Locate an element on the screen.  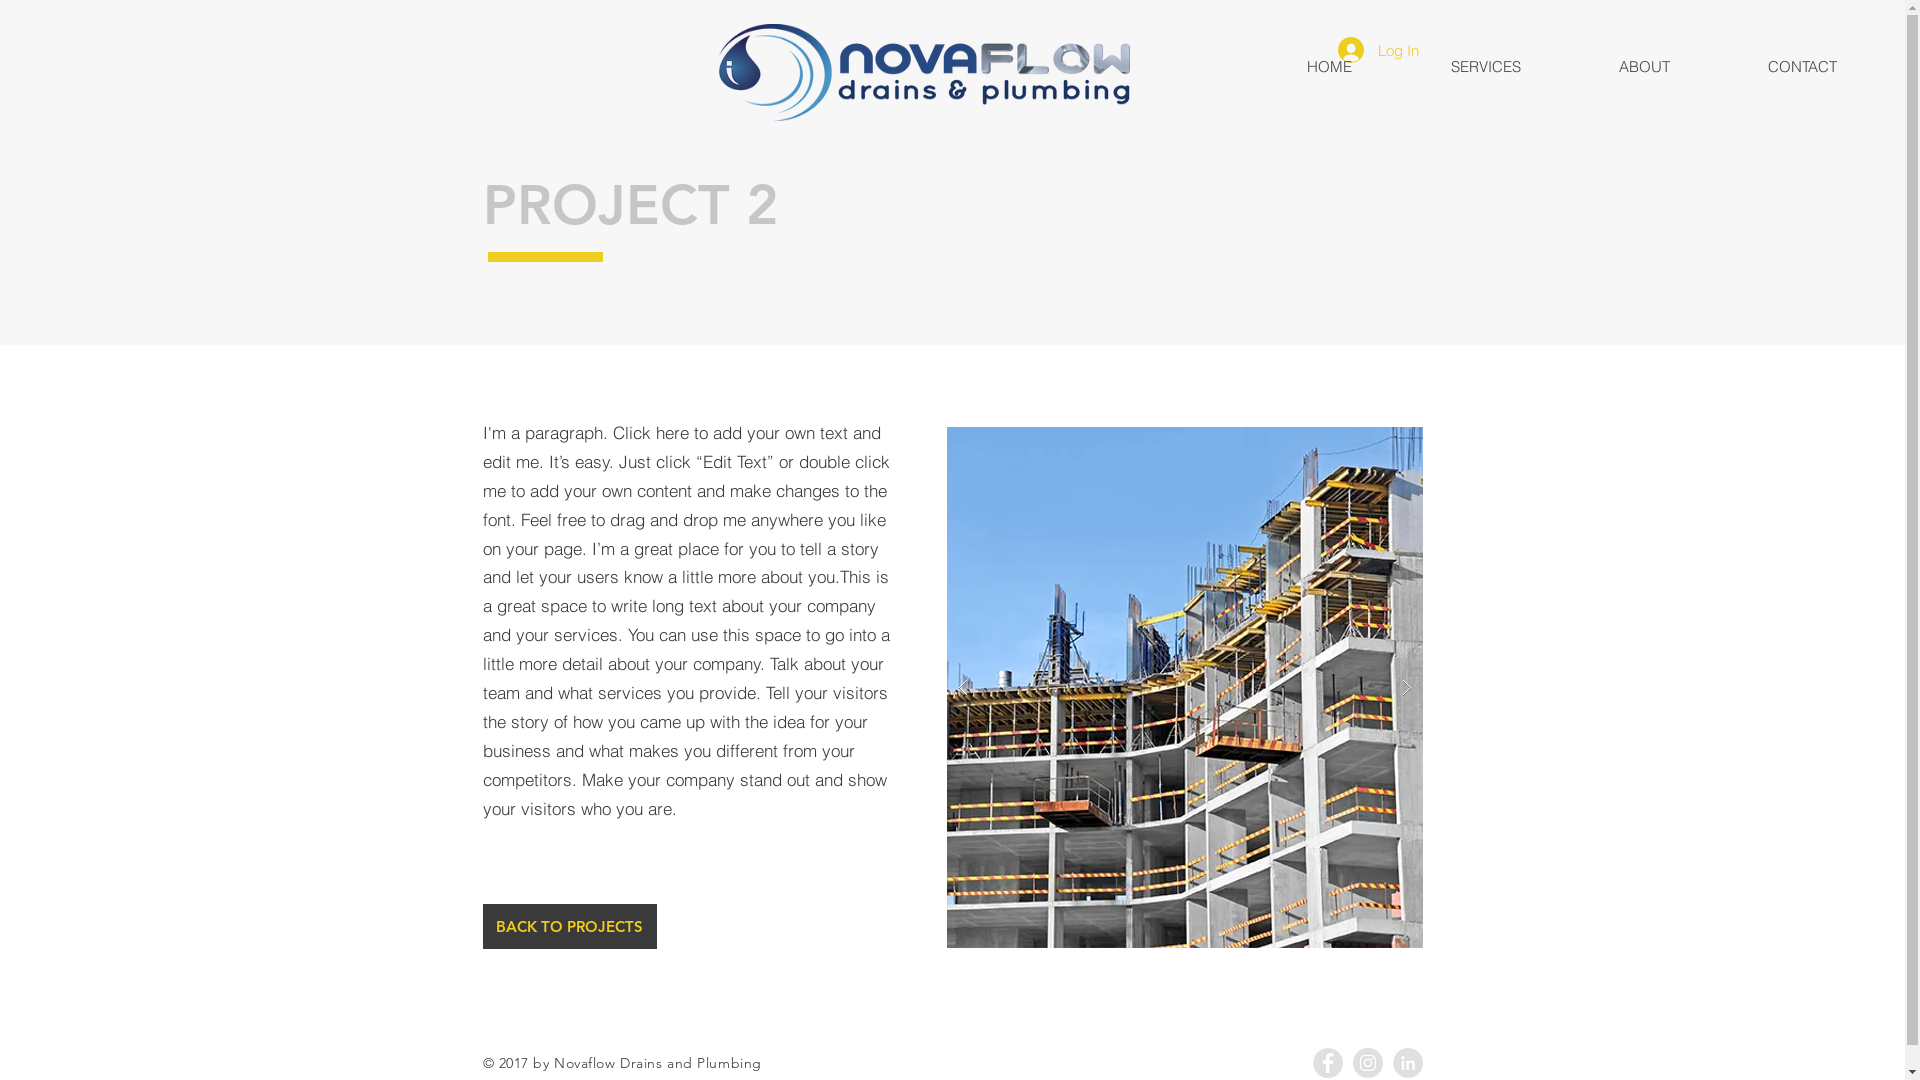
'ABOUT' is located at coordinates (1568, 65).